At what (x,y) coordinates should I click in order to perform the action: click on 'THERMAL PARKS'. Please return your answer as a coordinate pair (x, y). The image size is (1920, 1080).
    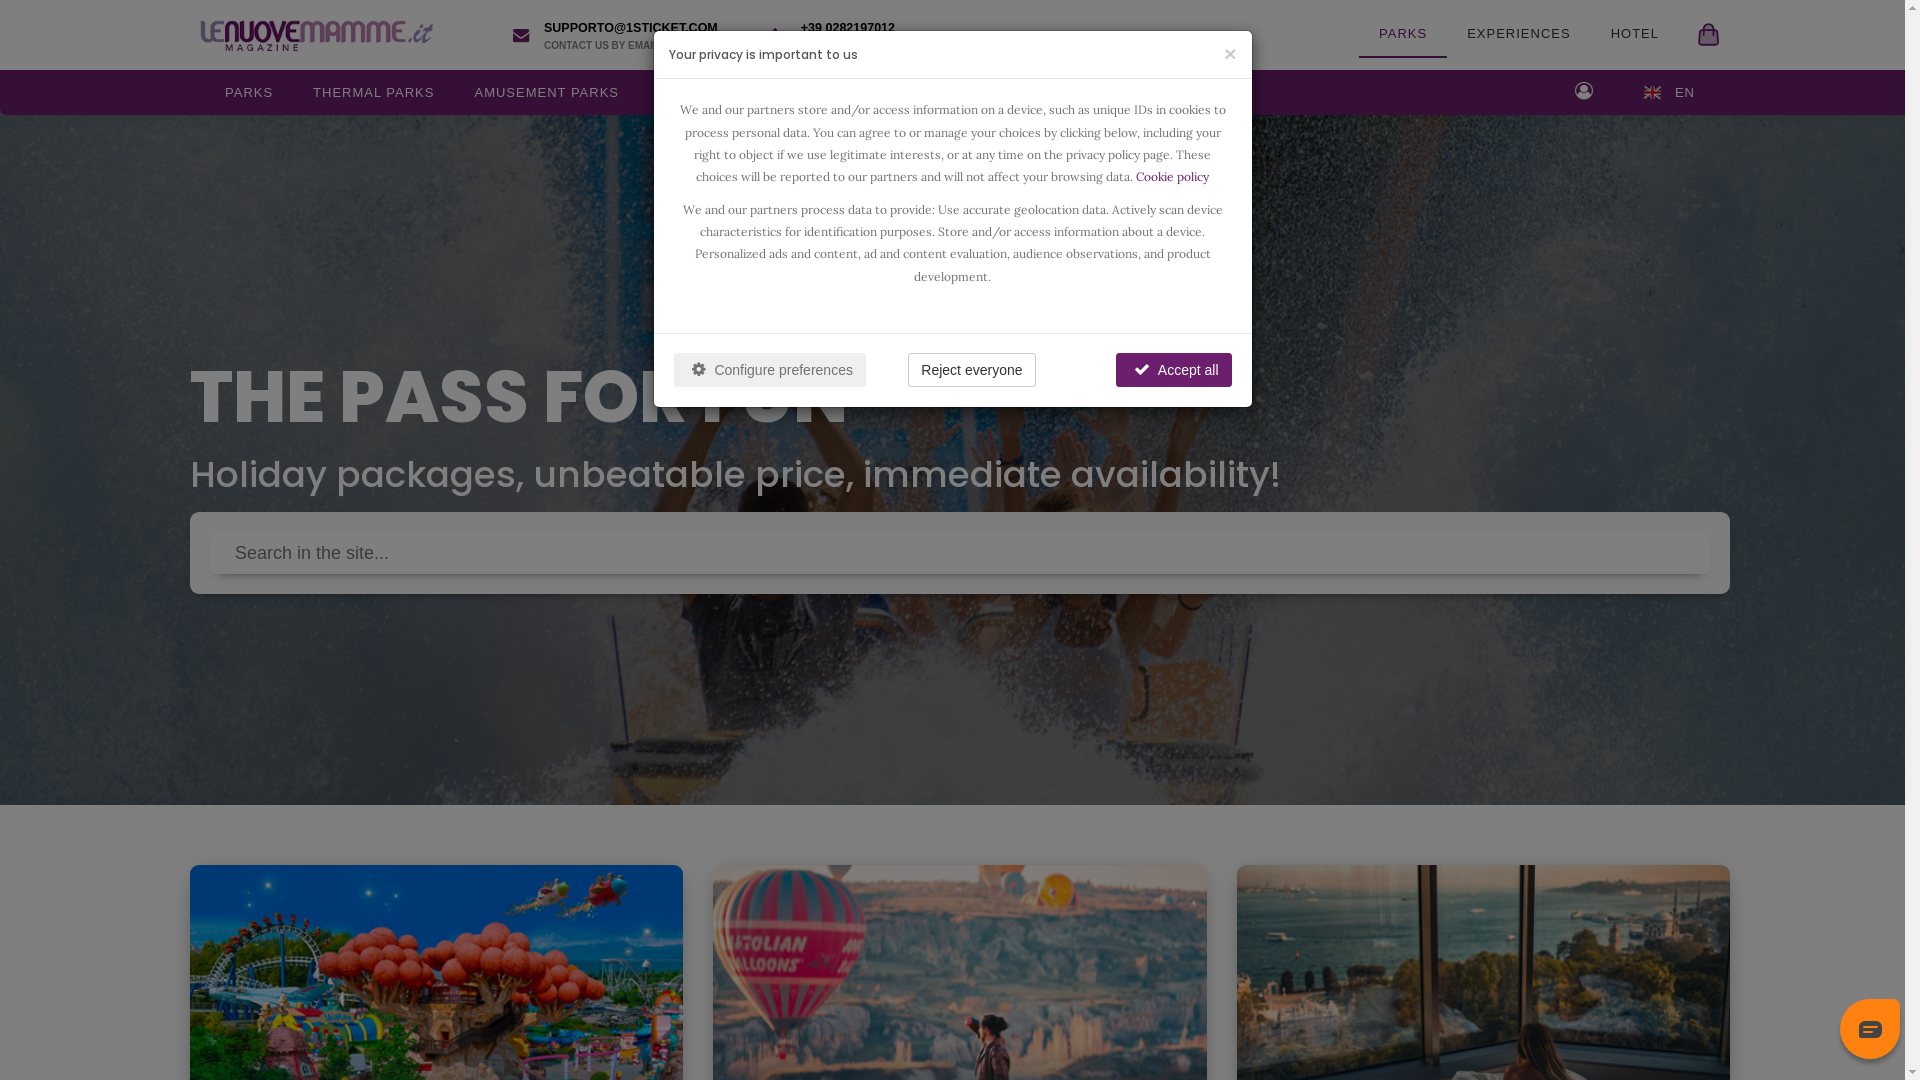
    Looking at the image, I should click on (373, 92).